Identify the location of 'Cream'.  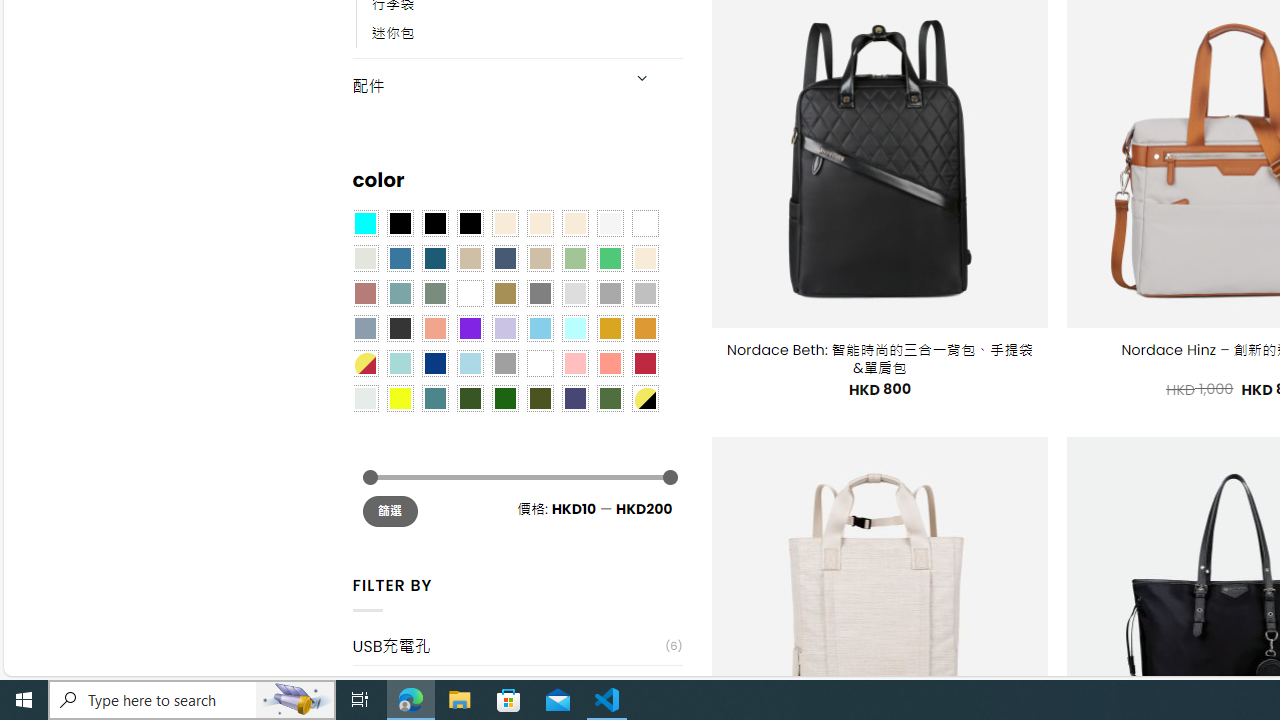
(573, 223).